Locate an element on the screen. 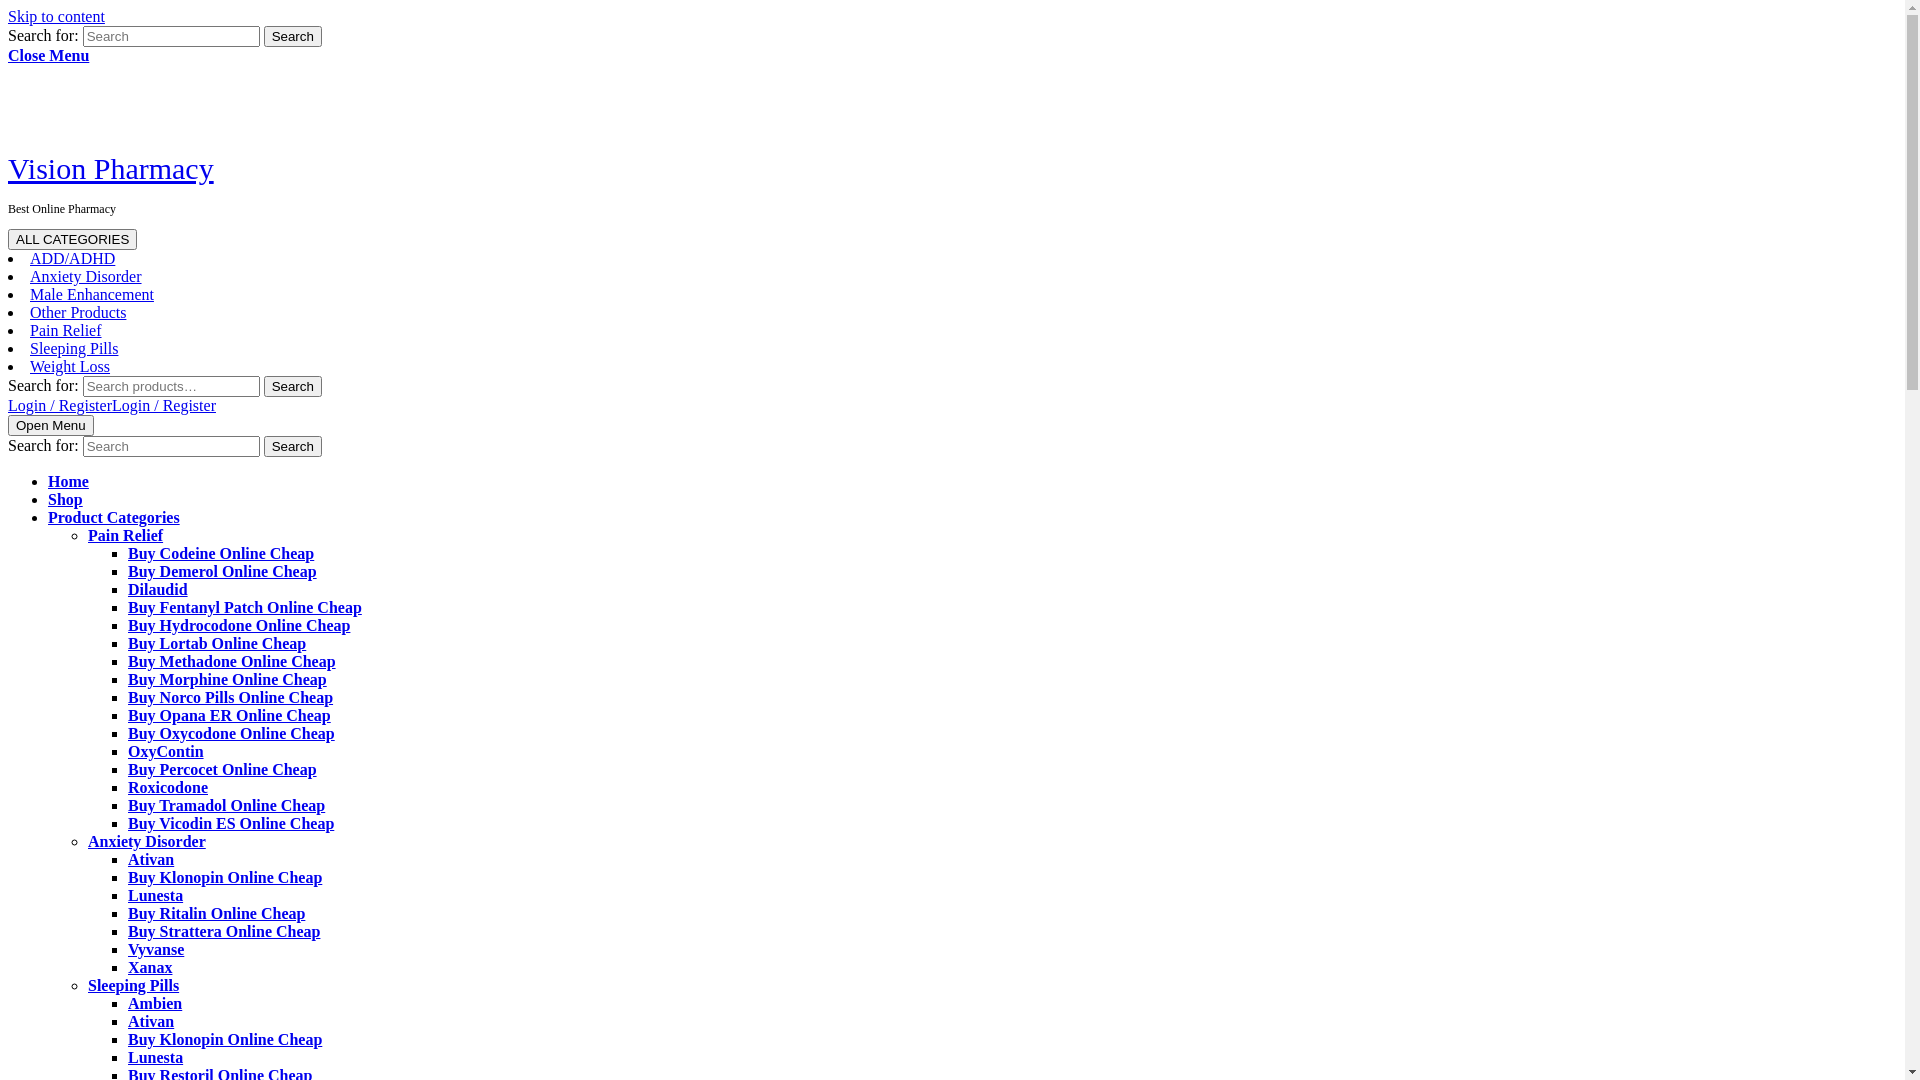 This screenshot has height=1080, width=1920. 'Buy Tramadol Online Cheap' is located at coordinates (226, 804).